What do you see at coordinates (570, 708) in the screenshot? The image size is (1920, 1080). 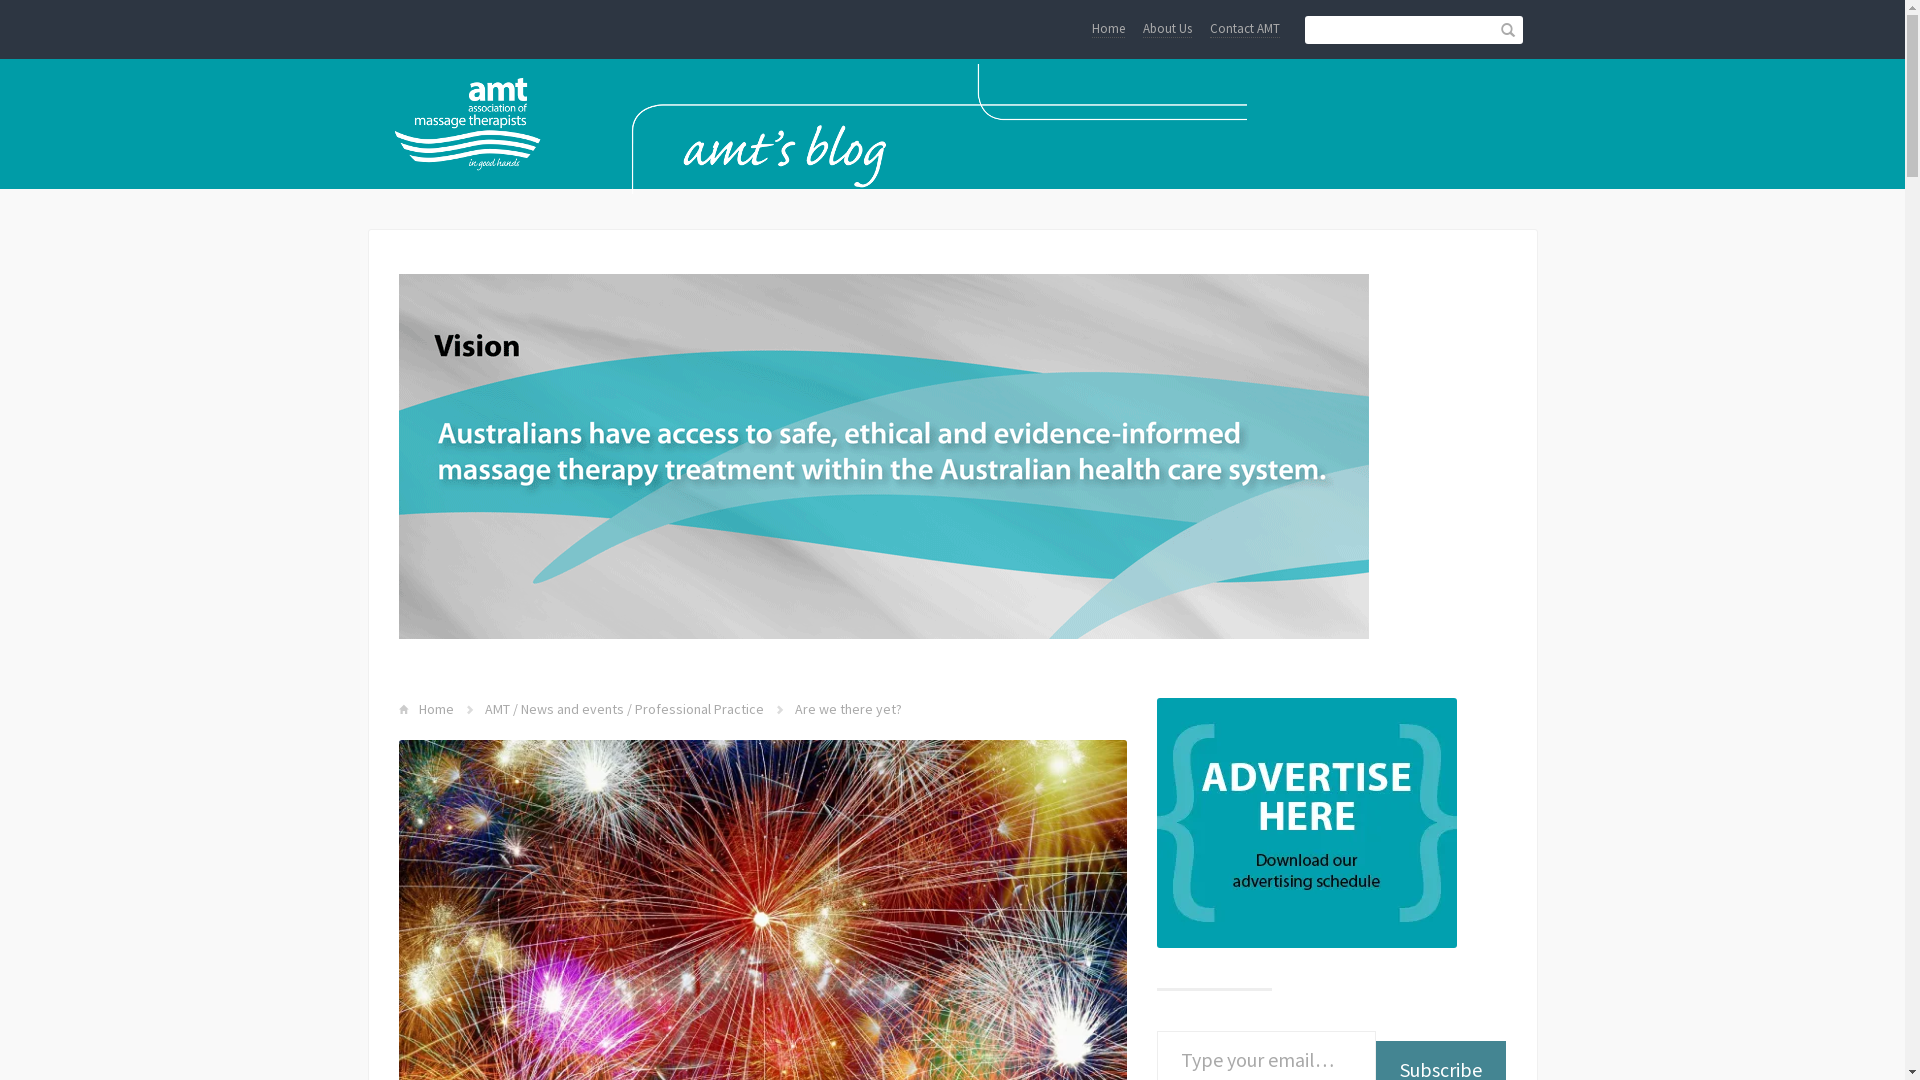 I see `'News and events'` at bounding box center [570, 708].